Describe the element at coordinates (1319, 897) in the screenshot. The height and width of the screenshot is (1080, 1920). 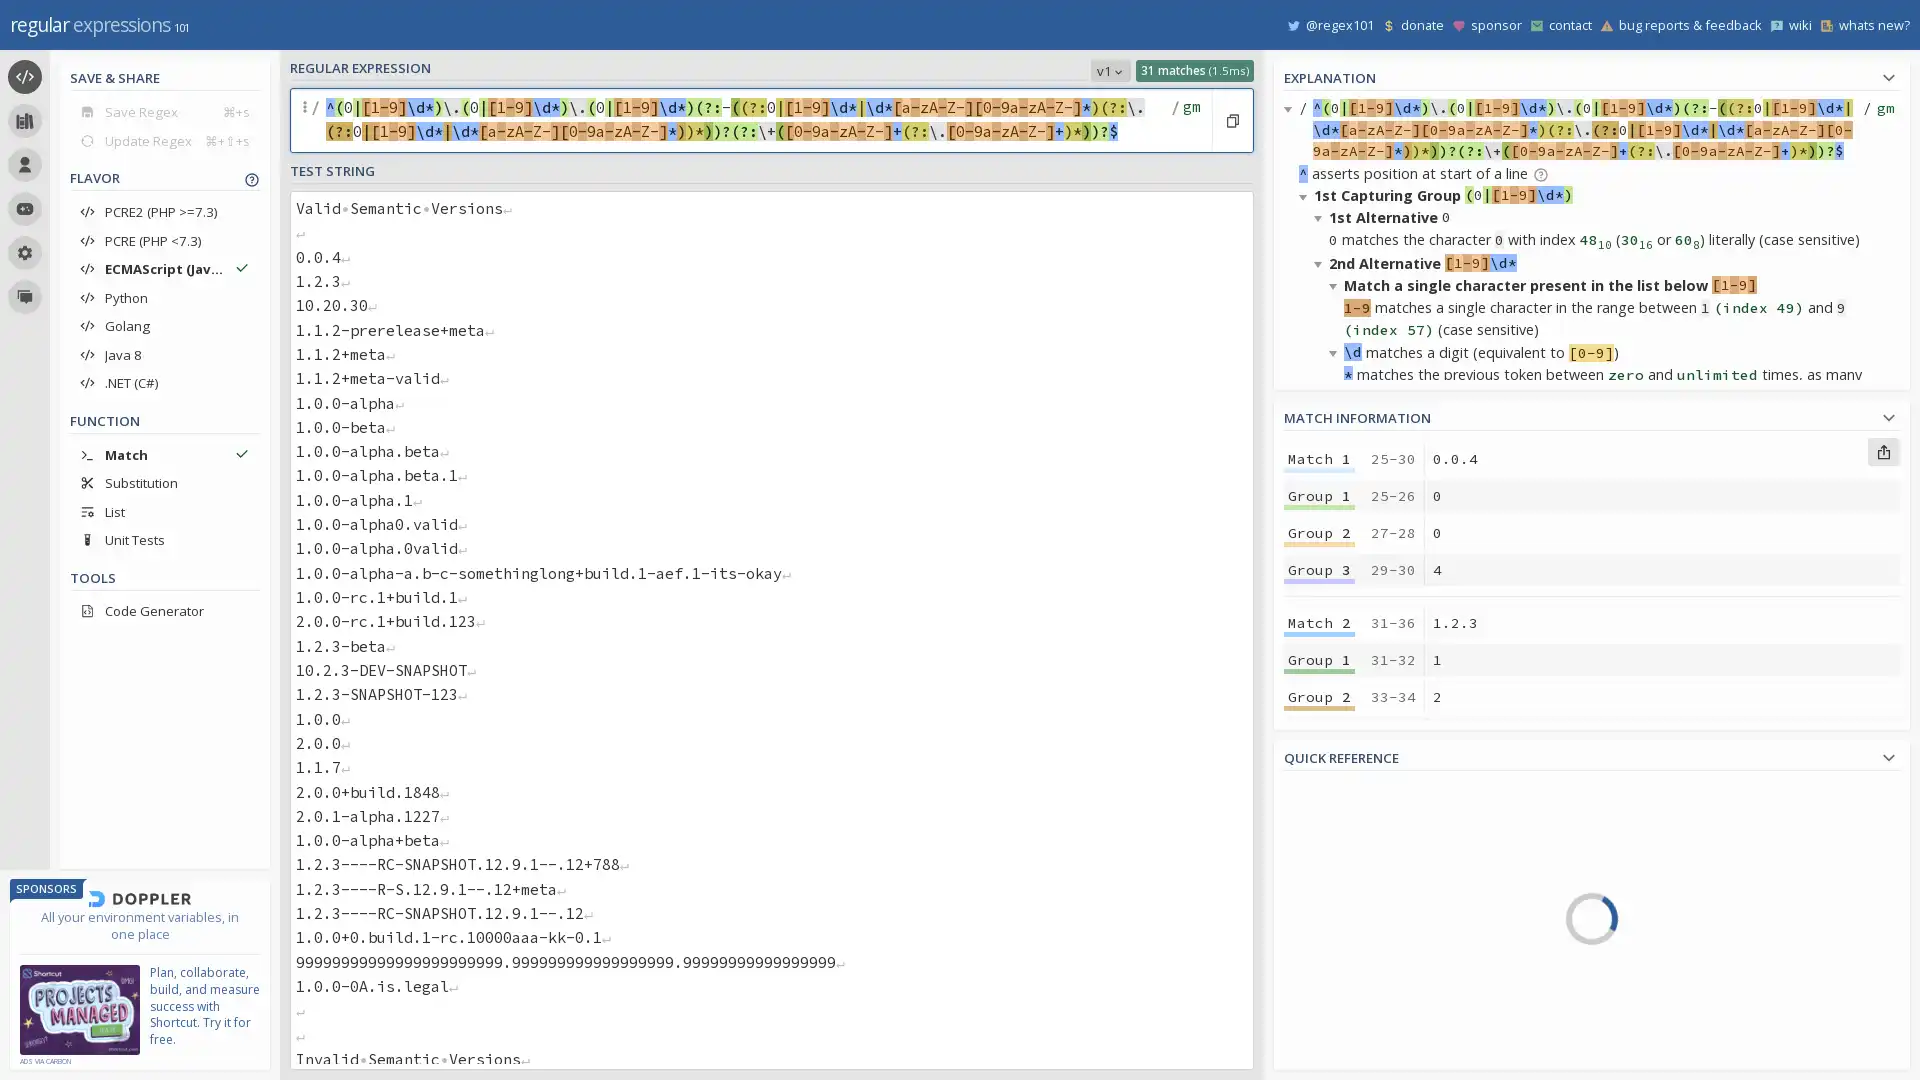
I see `Group 3` at that location.